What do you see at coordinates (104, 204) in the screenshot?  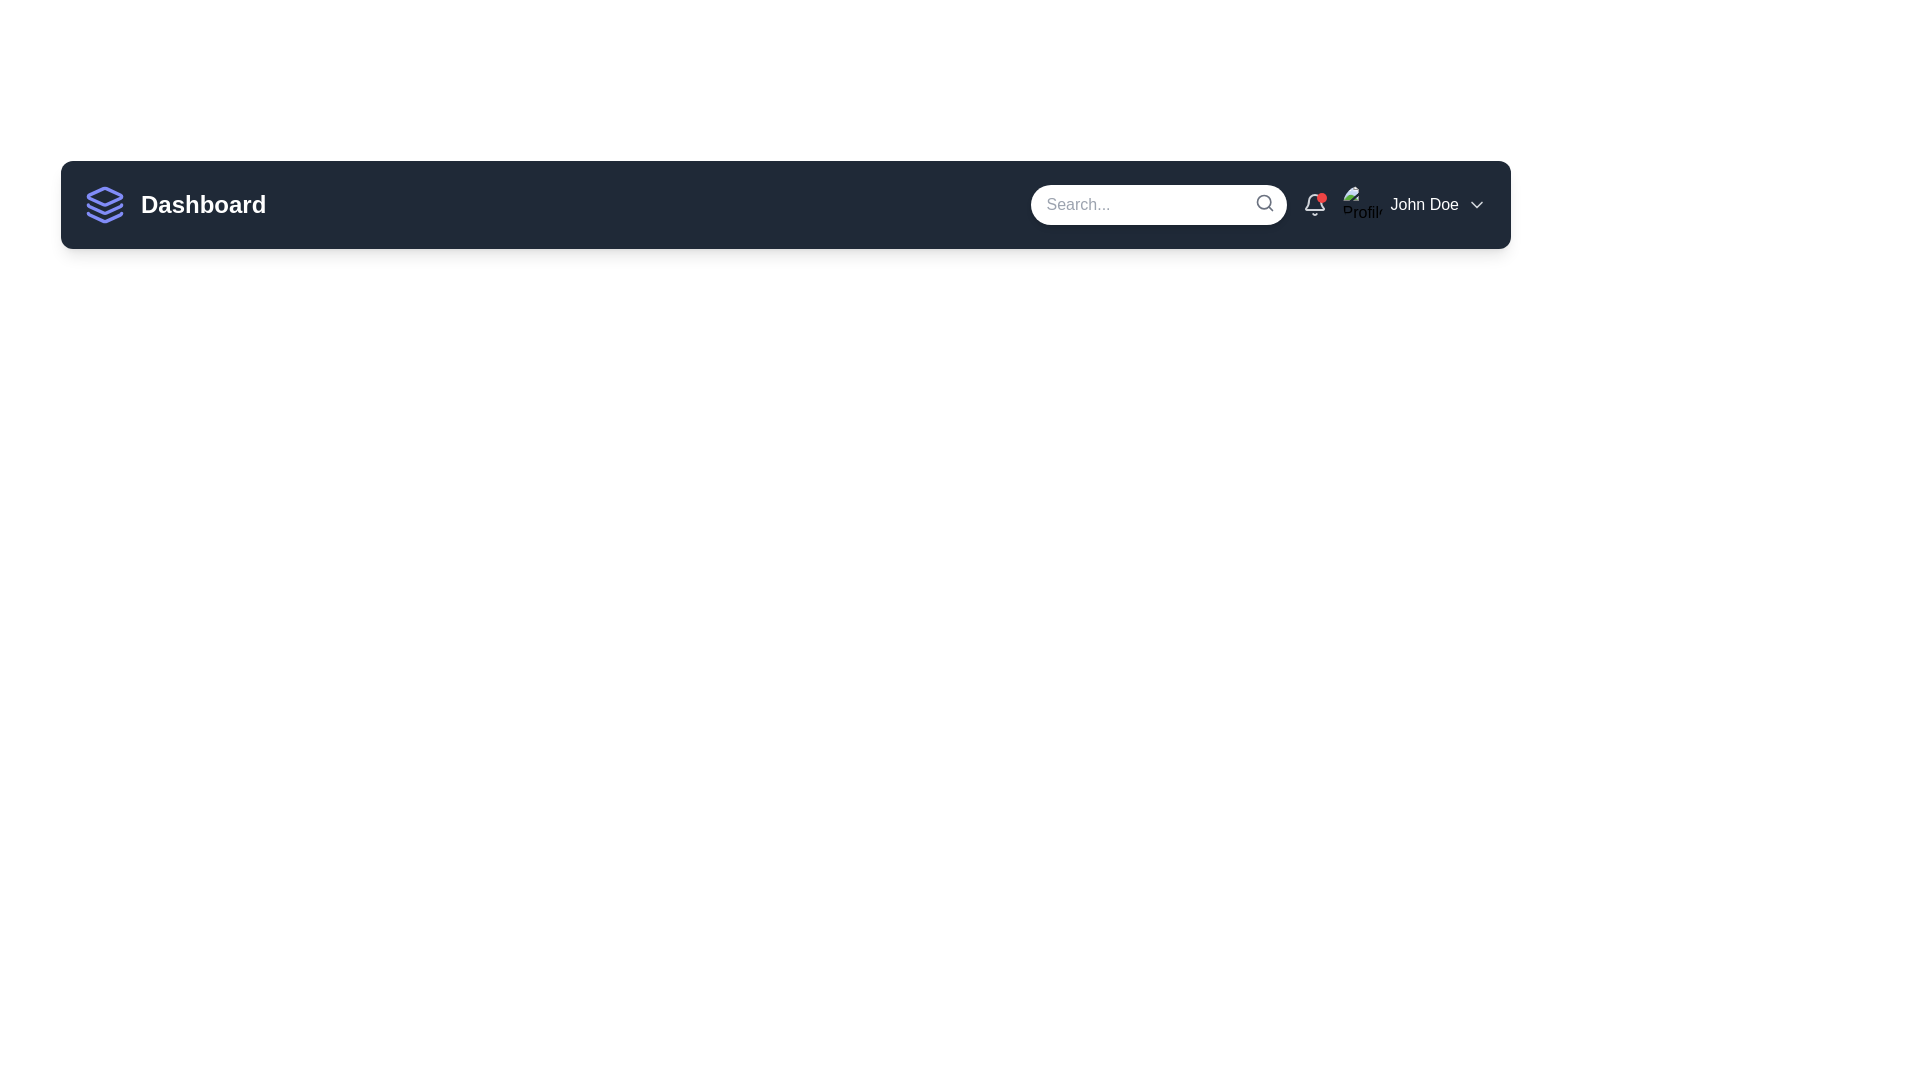 I see `the indigo outlined icon resembling three stacked layers, located to the left of the 'Dashboard' text in the Dashboard header section` at bounding box center [104, 204].